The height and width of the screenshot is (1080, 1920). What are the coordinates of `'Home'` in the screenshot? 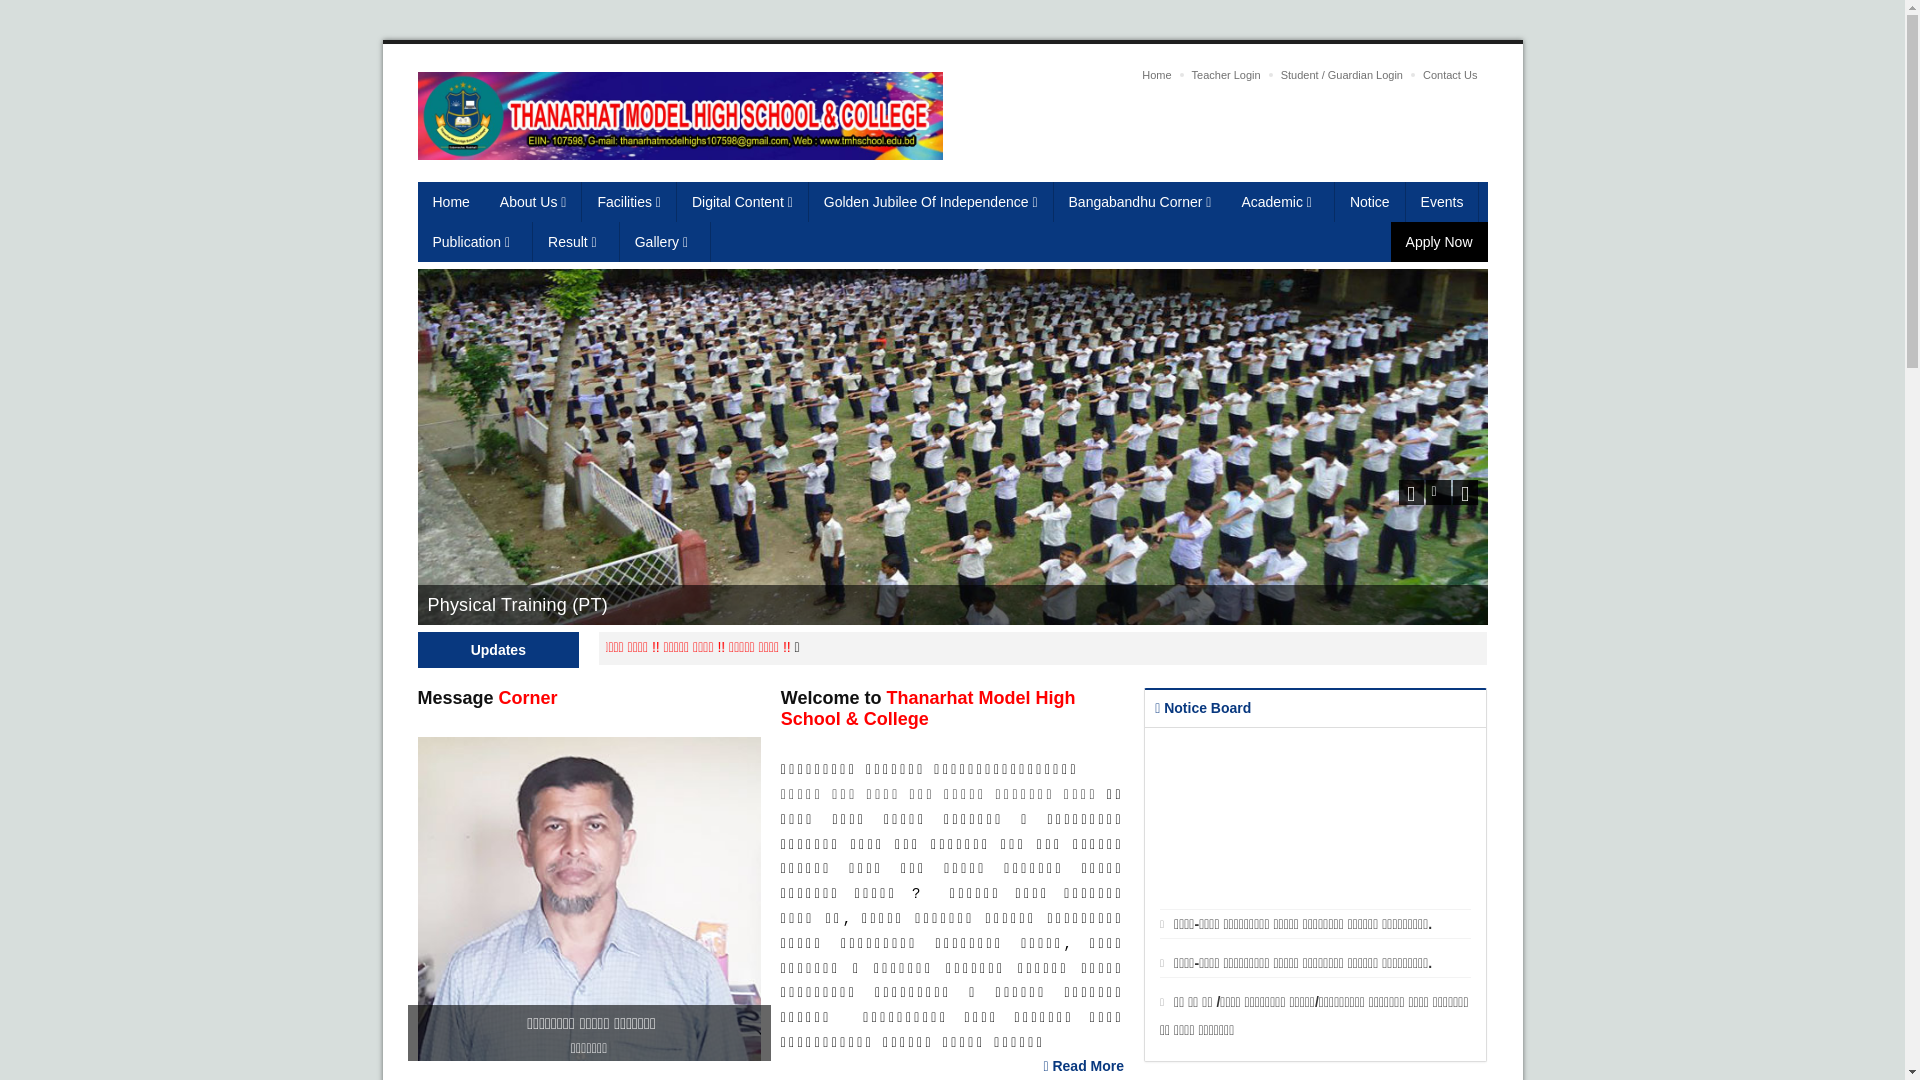 It's located at (416, 201).